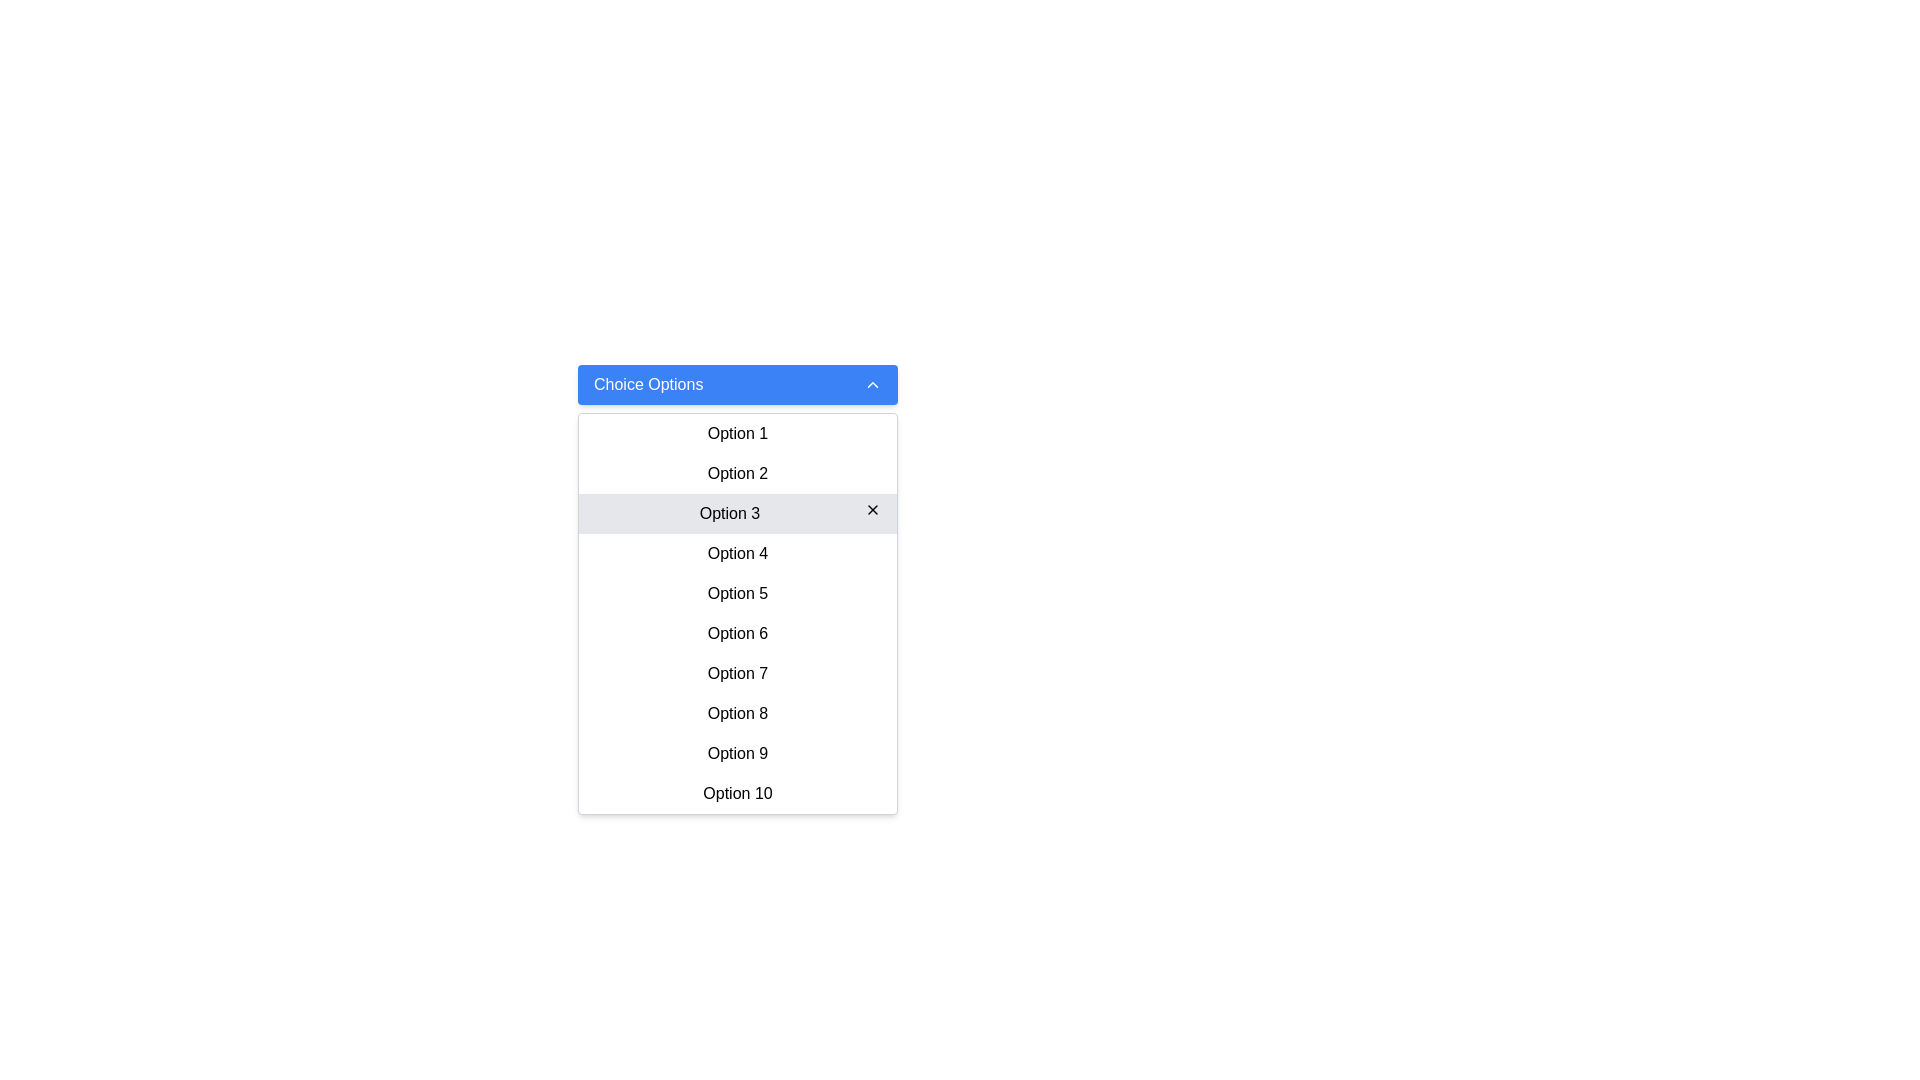 Image resolution: width=1920 pixels, height=1080 pixels. What do you see at coordinates (737, 433) in the screenshot?
I see `the Dropdown menu option labeled 'Option 1', which is the first item in a vertically-stacked dropdown menu located below the blue header 'Choice Options'` at bounding box center [737, 433].